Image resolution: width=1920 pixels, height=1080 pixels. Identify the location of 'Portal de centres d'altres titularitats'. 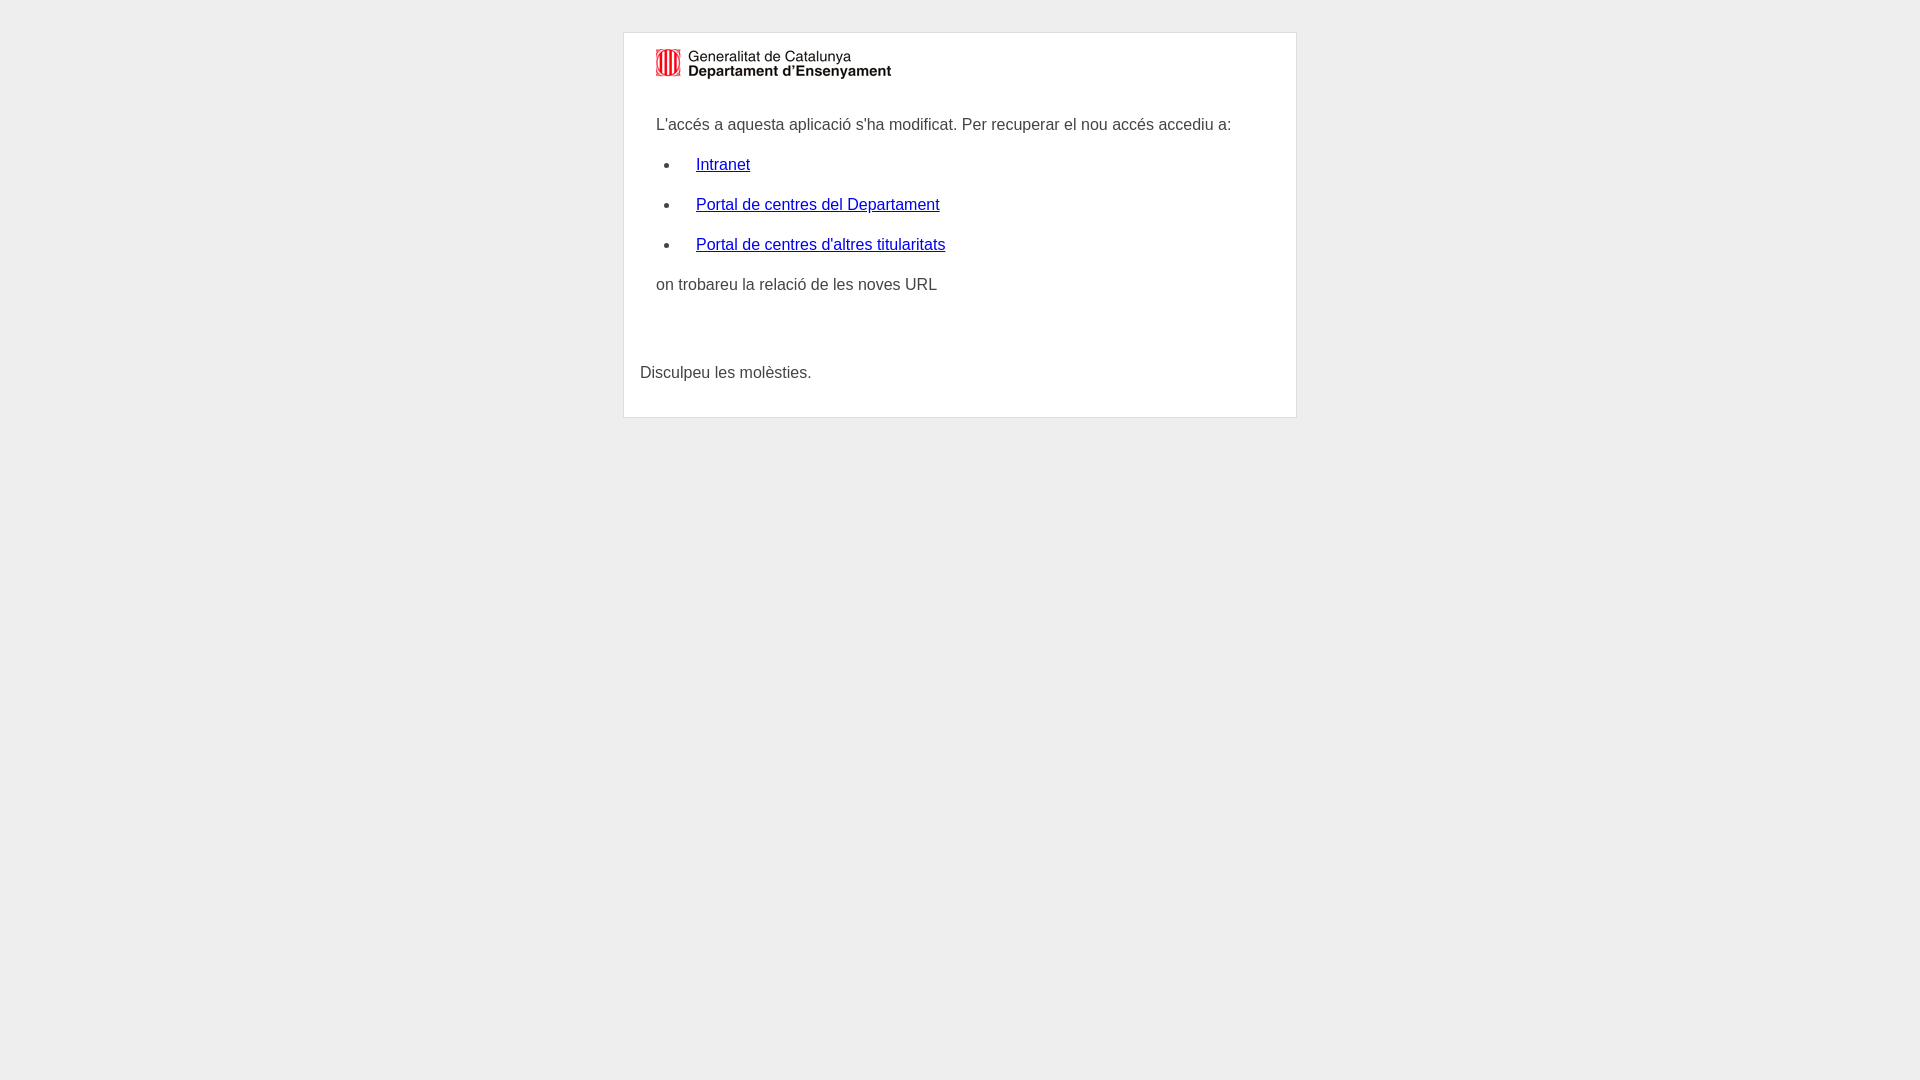
(820, 243).